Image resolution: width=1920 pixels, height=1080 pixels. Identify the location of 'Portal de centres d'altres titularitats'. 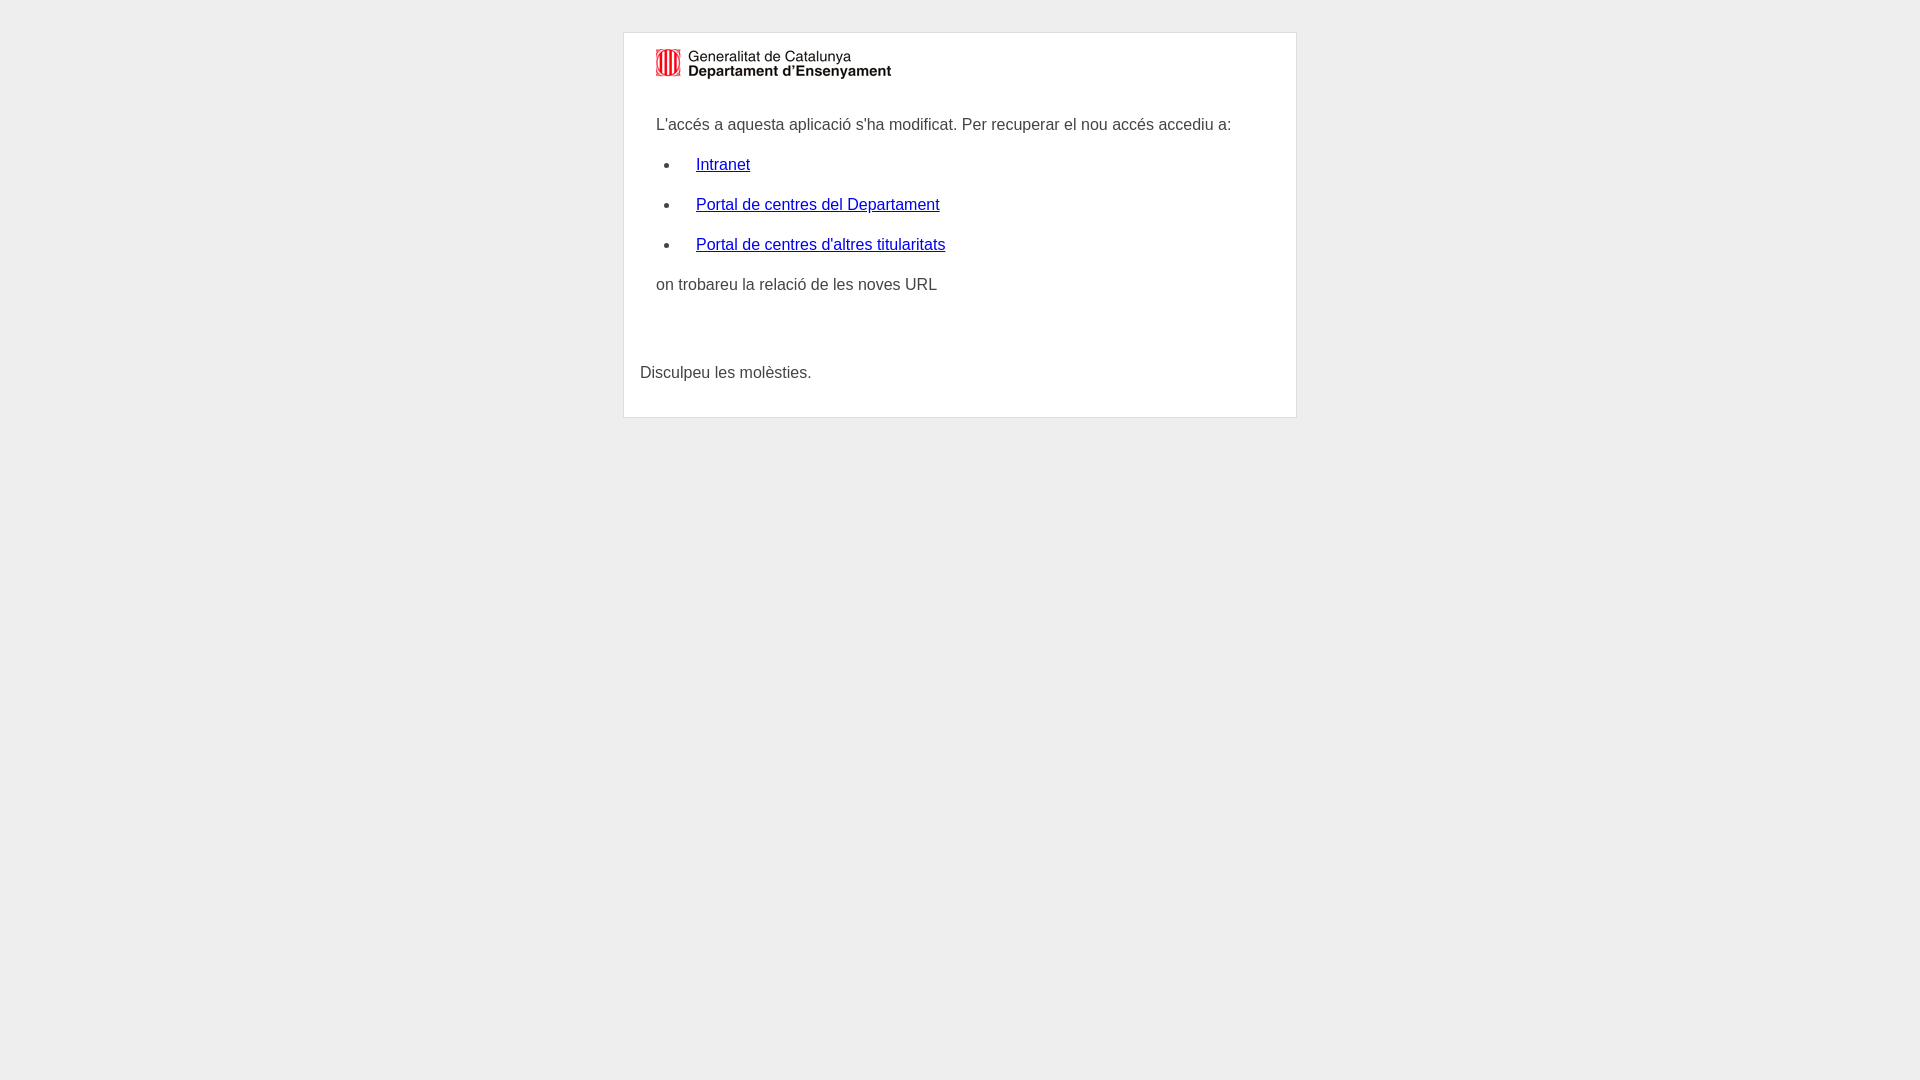
(820, 243).